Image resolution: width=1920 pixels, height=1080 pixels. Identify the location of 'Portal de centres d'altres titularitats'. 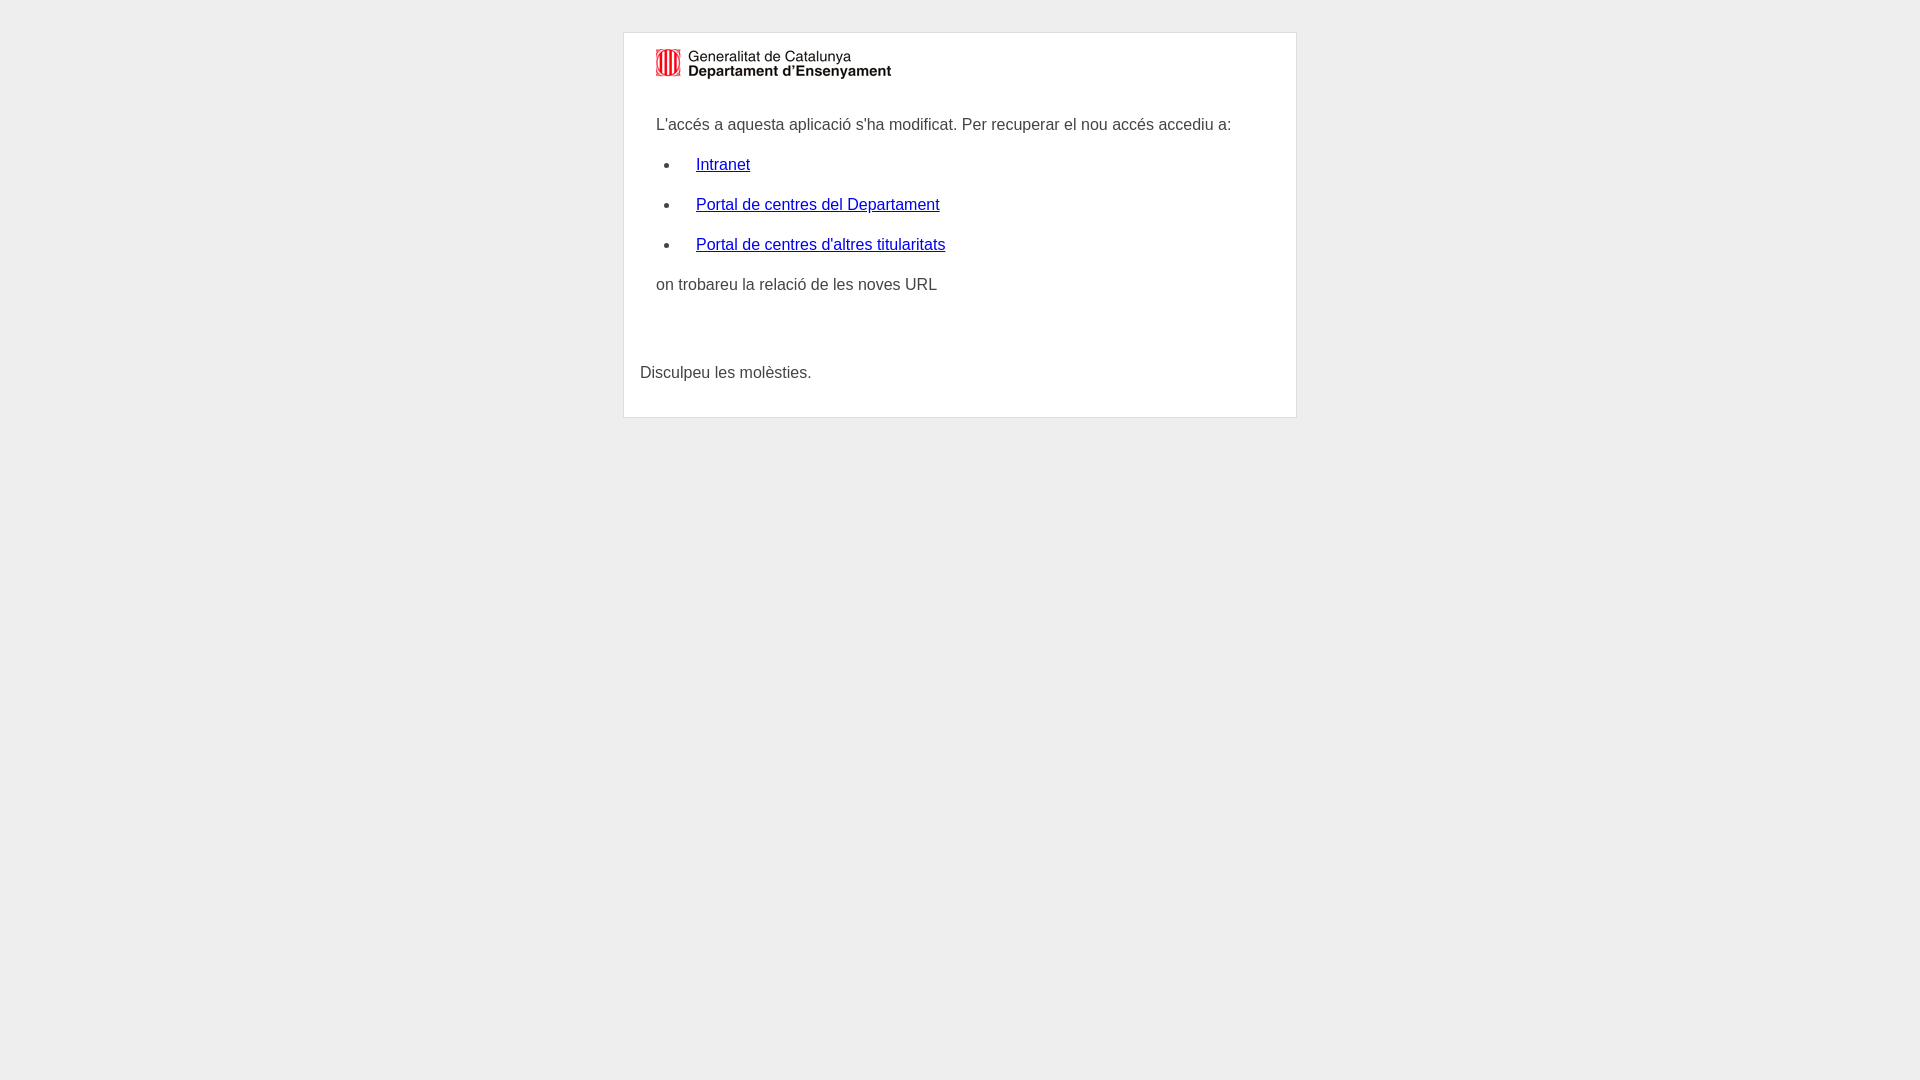
(820, 243).